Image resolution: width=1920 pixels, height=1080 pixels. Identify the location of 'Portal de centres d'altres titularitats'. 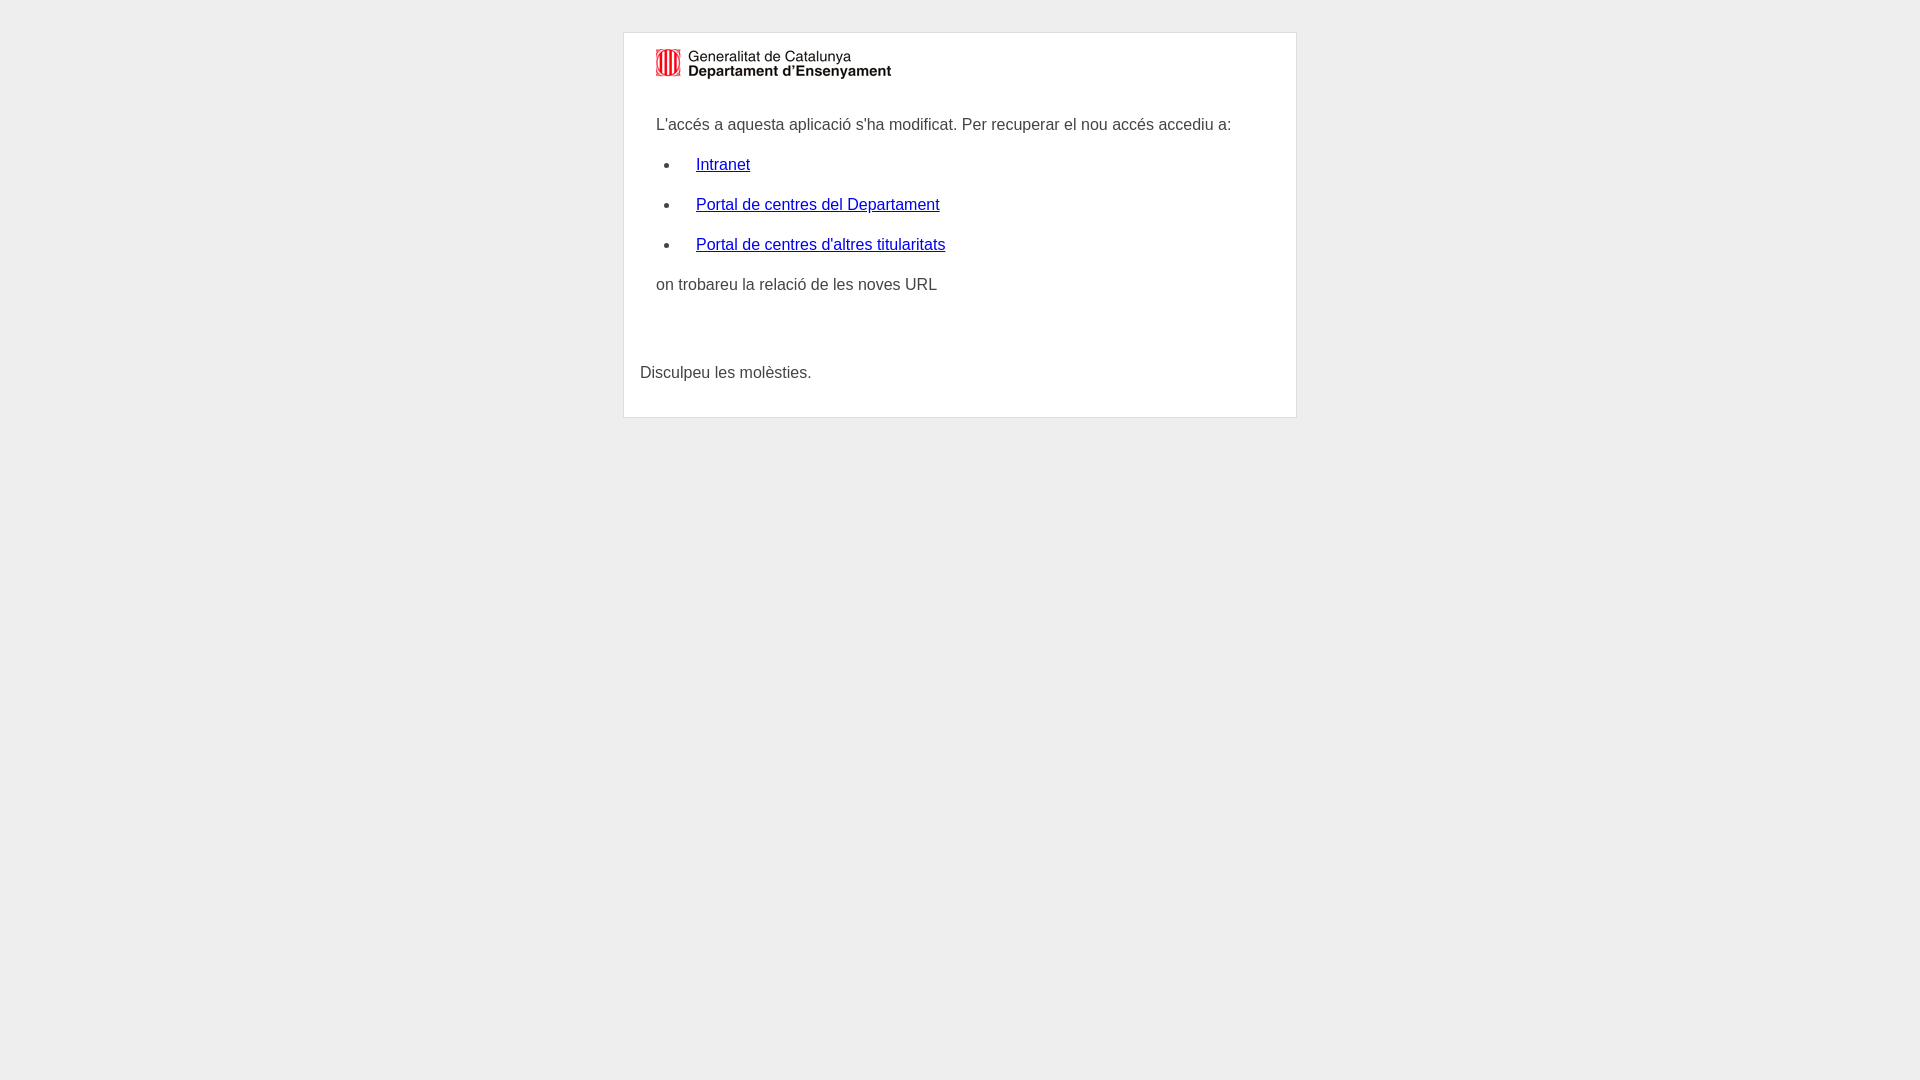
(820, 243).